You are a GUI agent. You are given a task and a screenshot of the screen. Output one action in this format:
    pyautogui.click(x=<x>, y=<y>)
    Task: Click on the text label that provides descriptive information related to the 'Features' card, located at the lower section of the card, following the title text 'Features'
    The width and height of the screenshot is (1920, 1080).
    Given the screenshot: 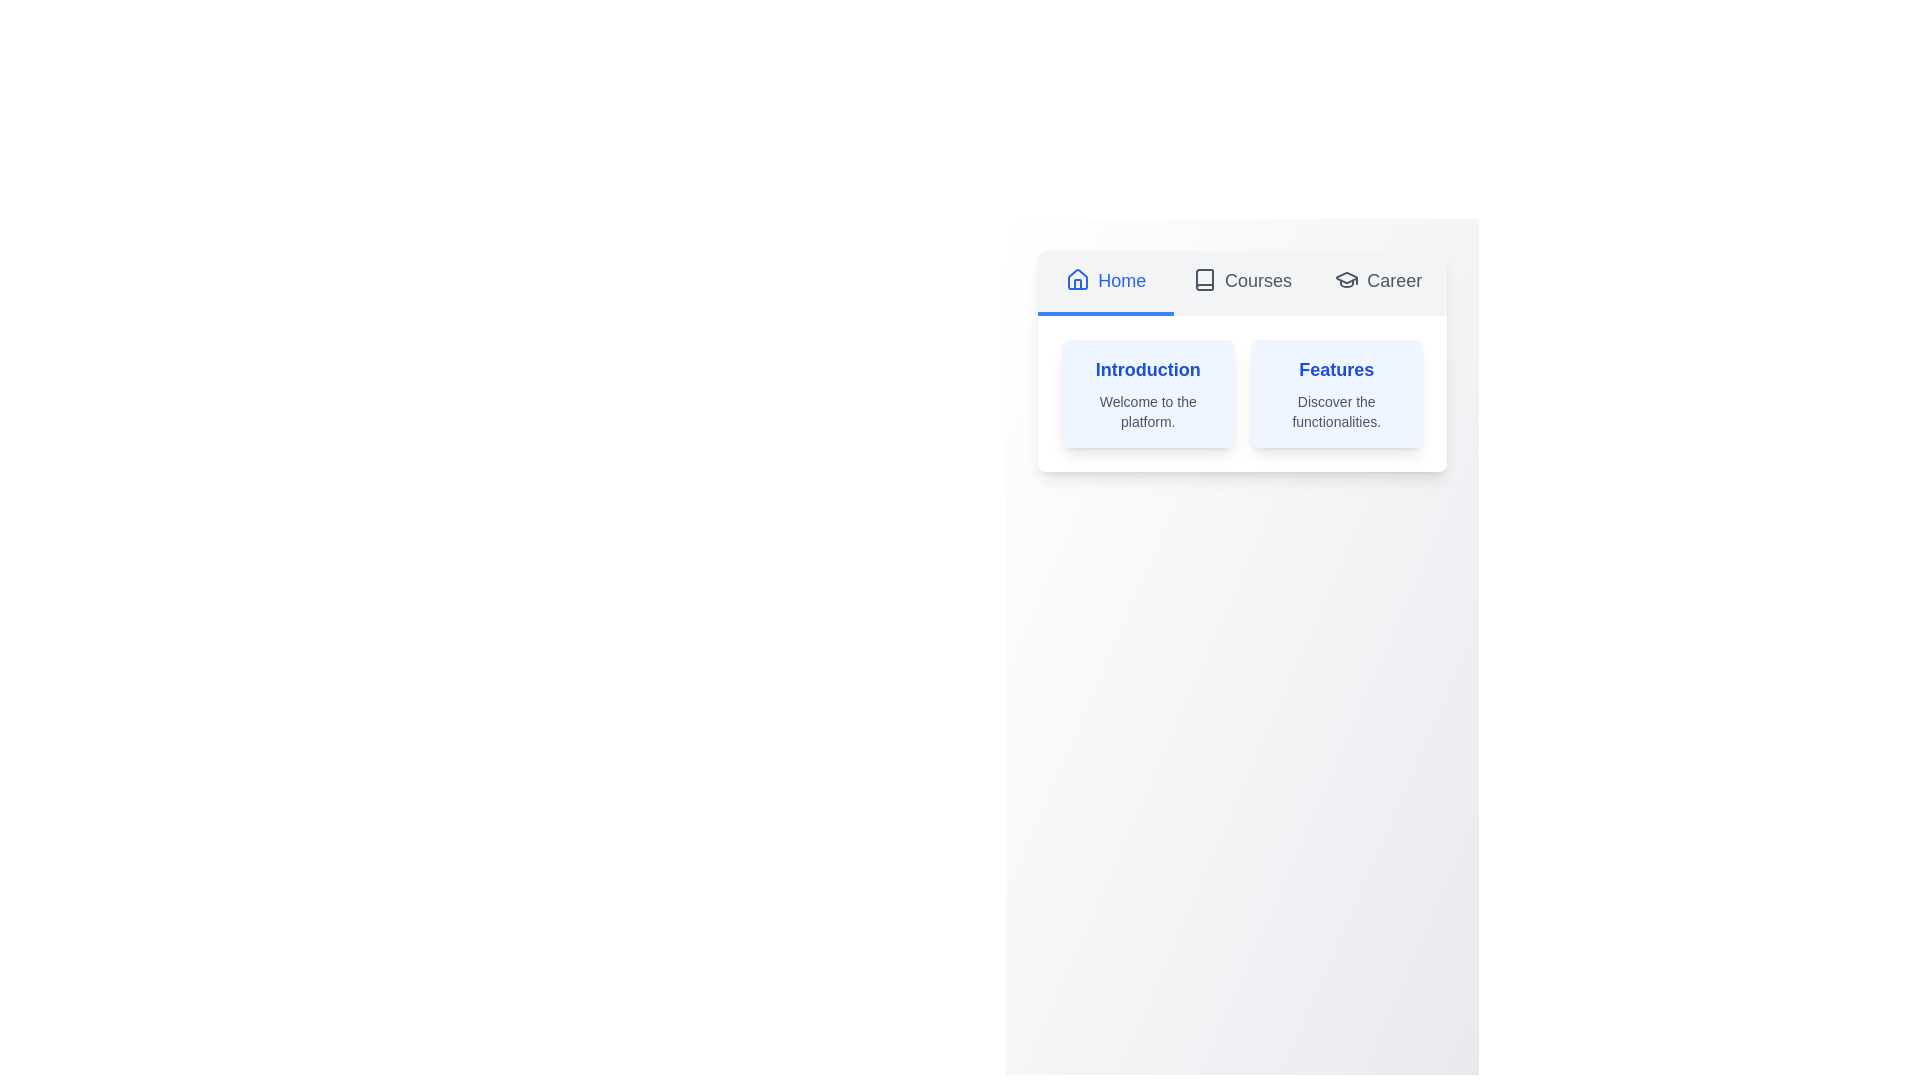 What is the action you would take?
    pyautogui.click(x=1336, y=411)
    